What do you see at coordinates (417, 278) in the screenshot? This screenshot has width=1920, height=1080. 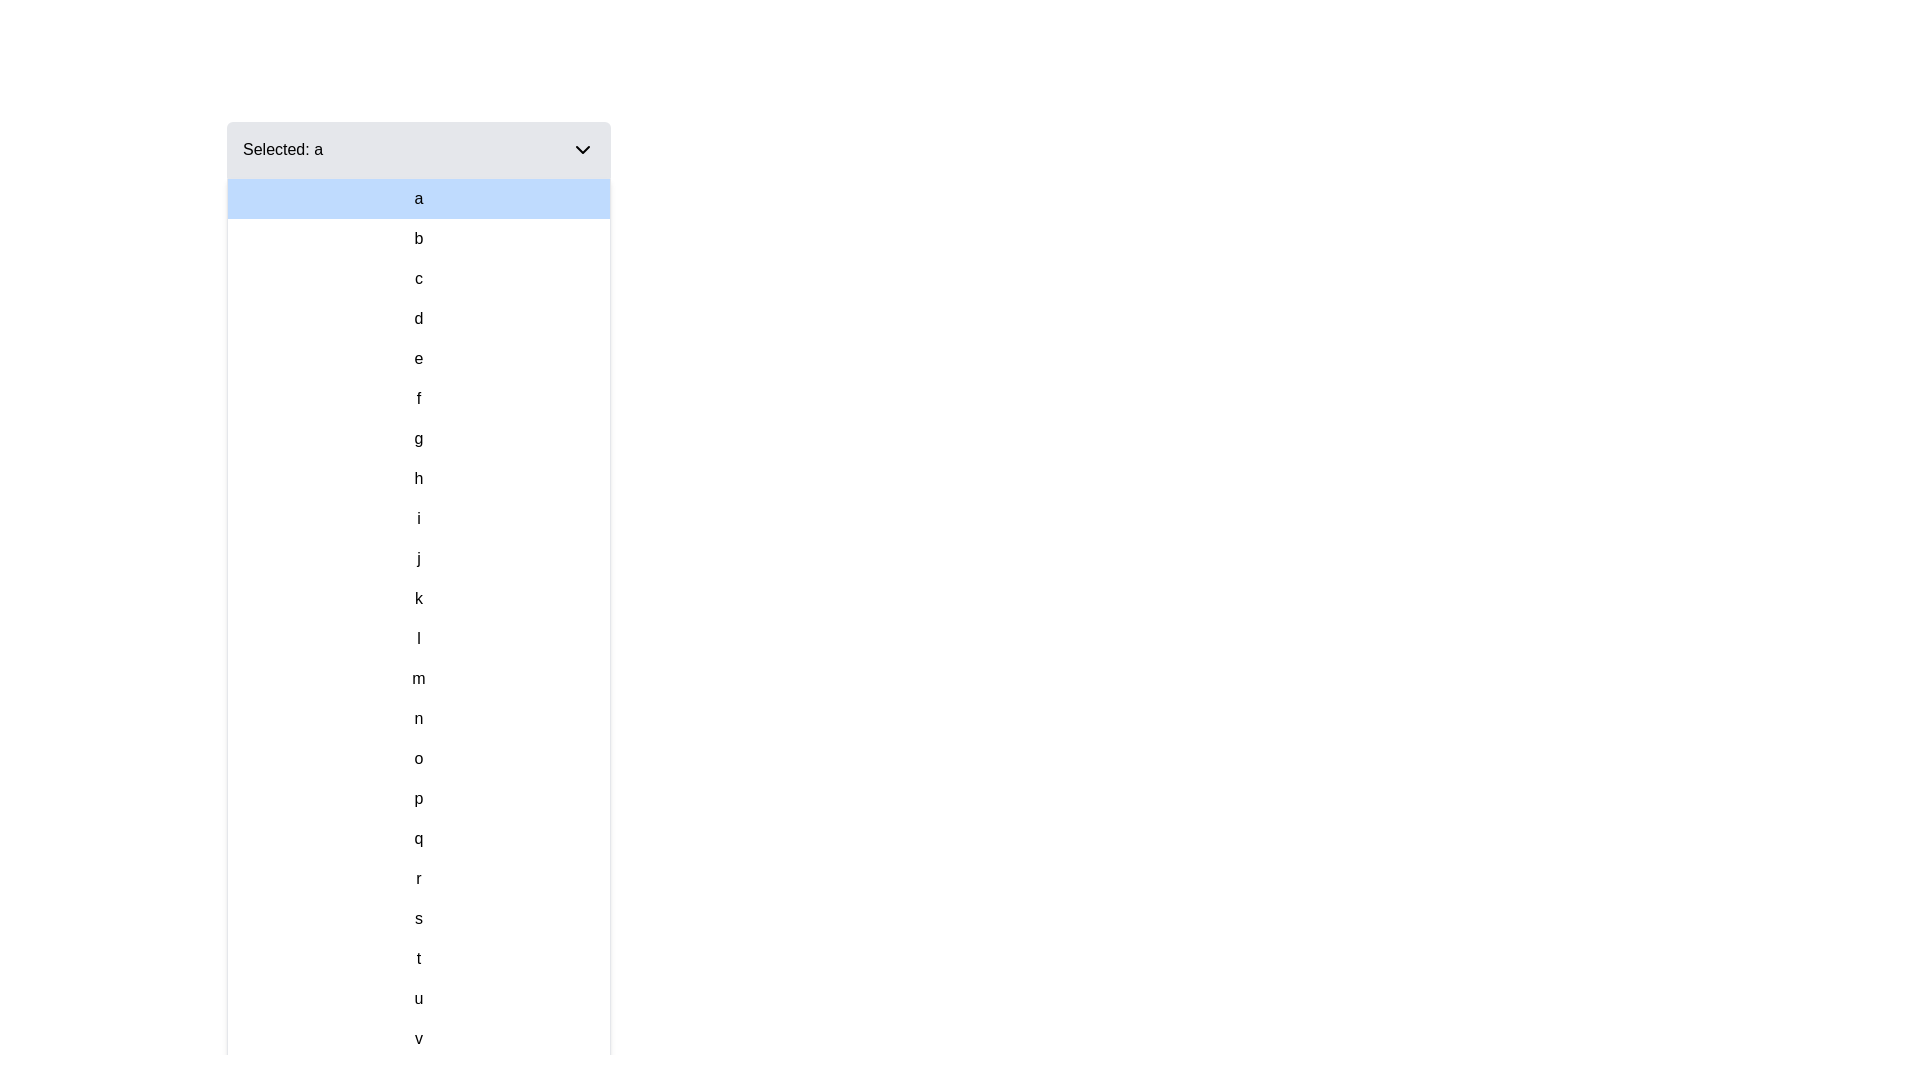 I see `the text element displaying the character 'c' in the dropdown list` at bounding box center [417, 278].